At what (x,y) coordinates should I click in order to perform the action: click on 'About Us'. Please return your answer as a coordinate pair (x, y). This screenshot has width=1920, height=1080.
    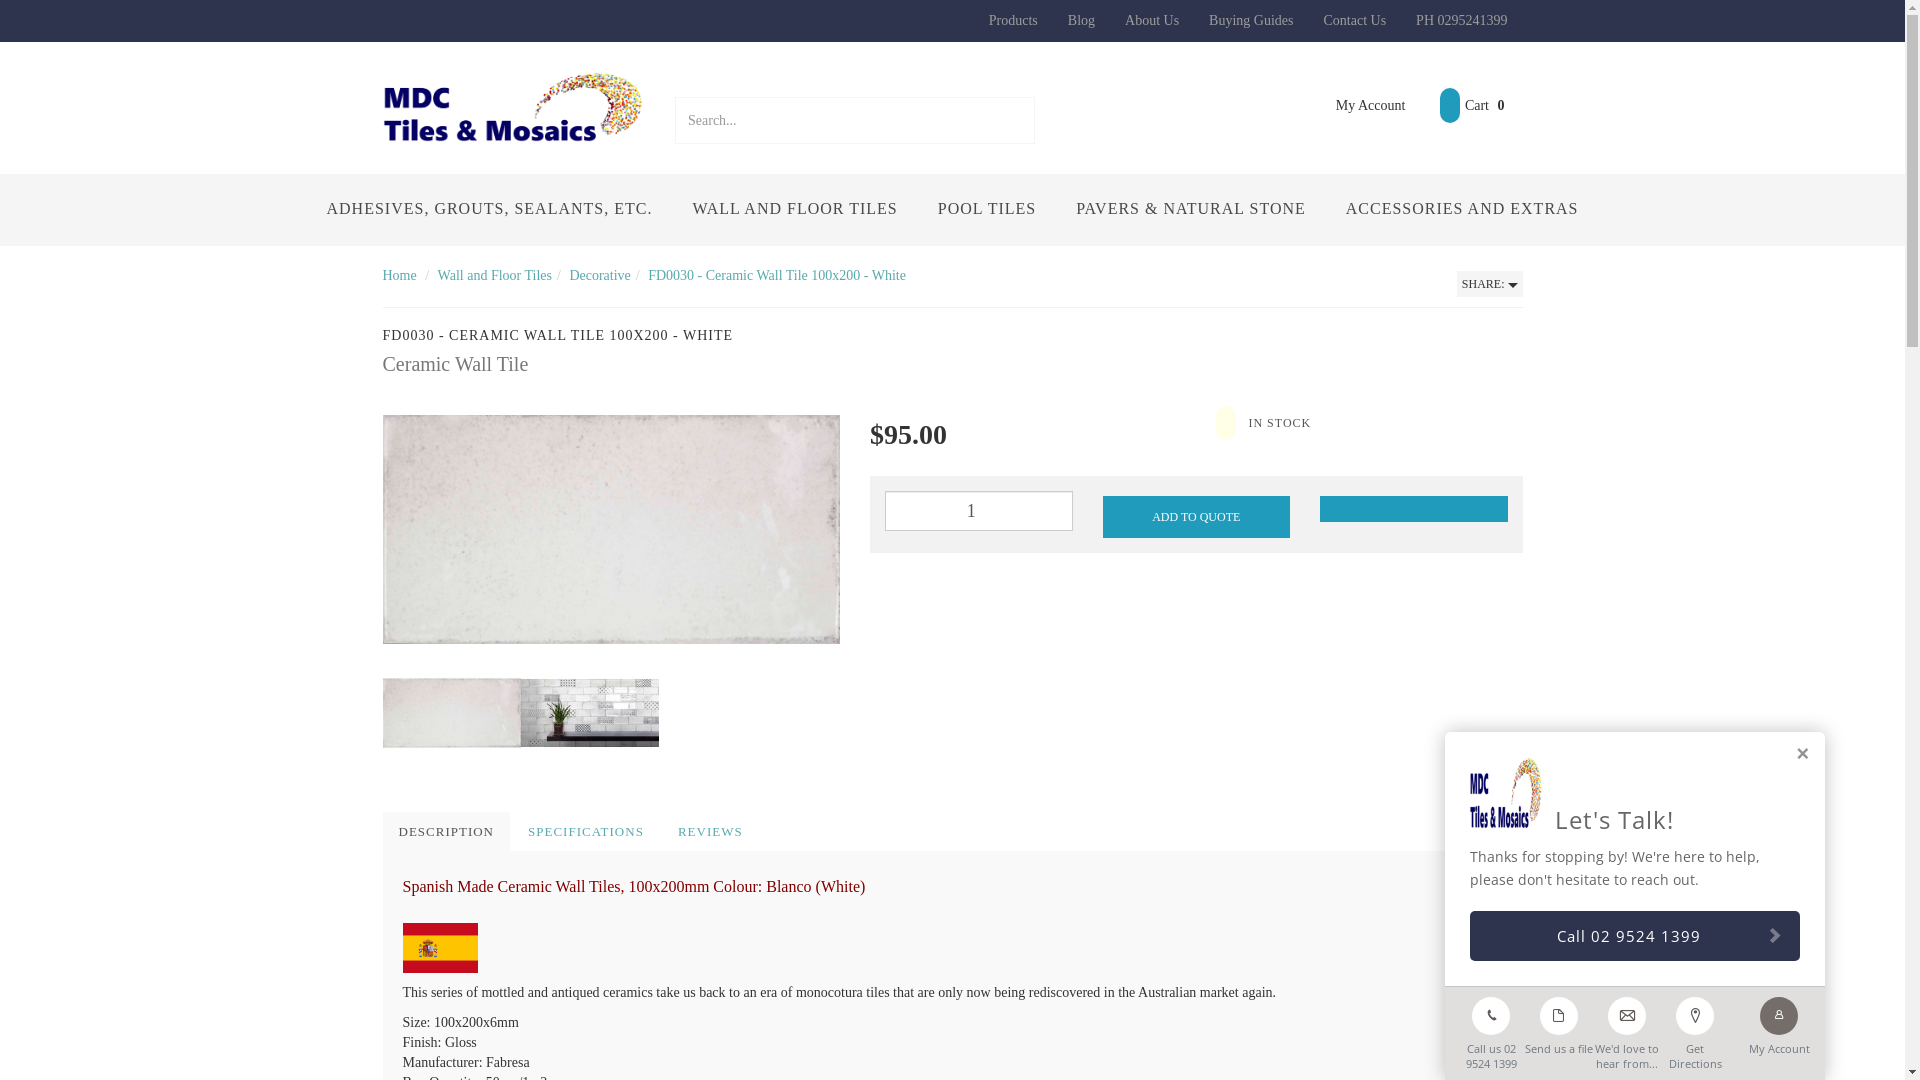
    Looking at the image, I should click on (1152, 20).